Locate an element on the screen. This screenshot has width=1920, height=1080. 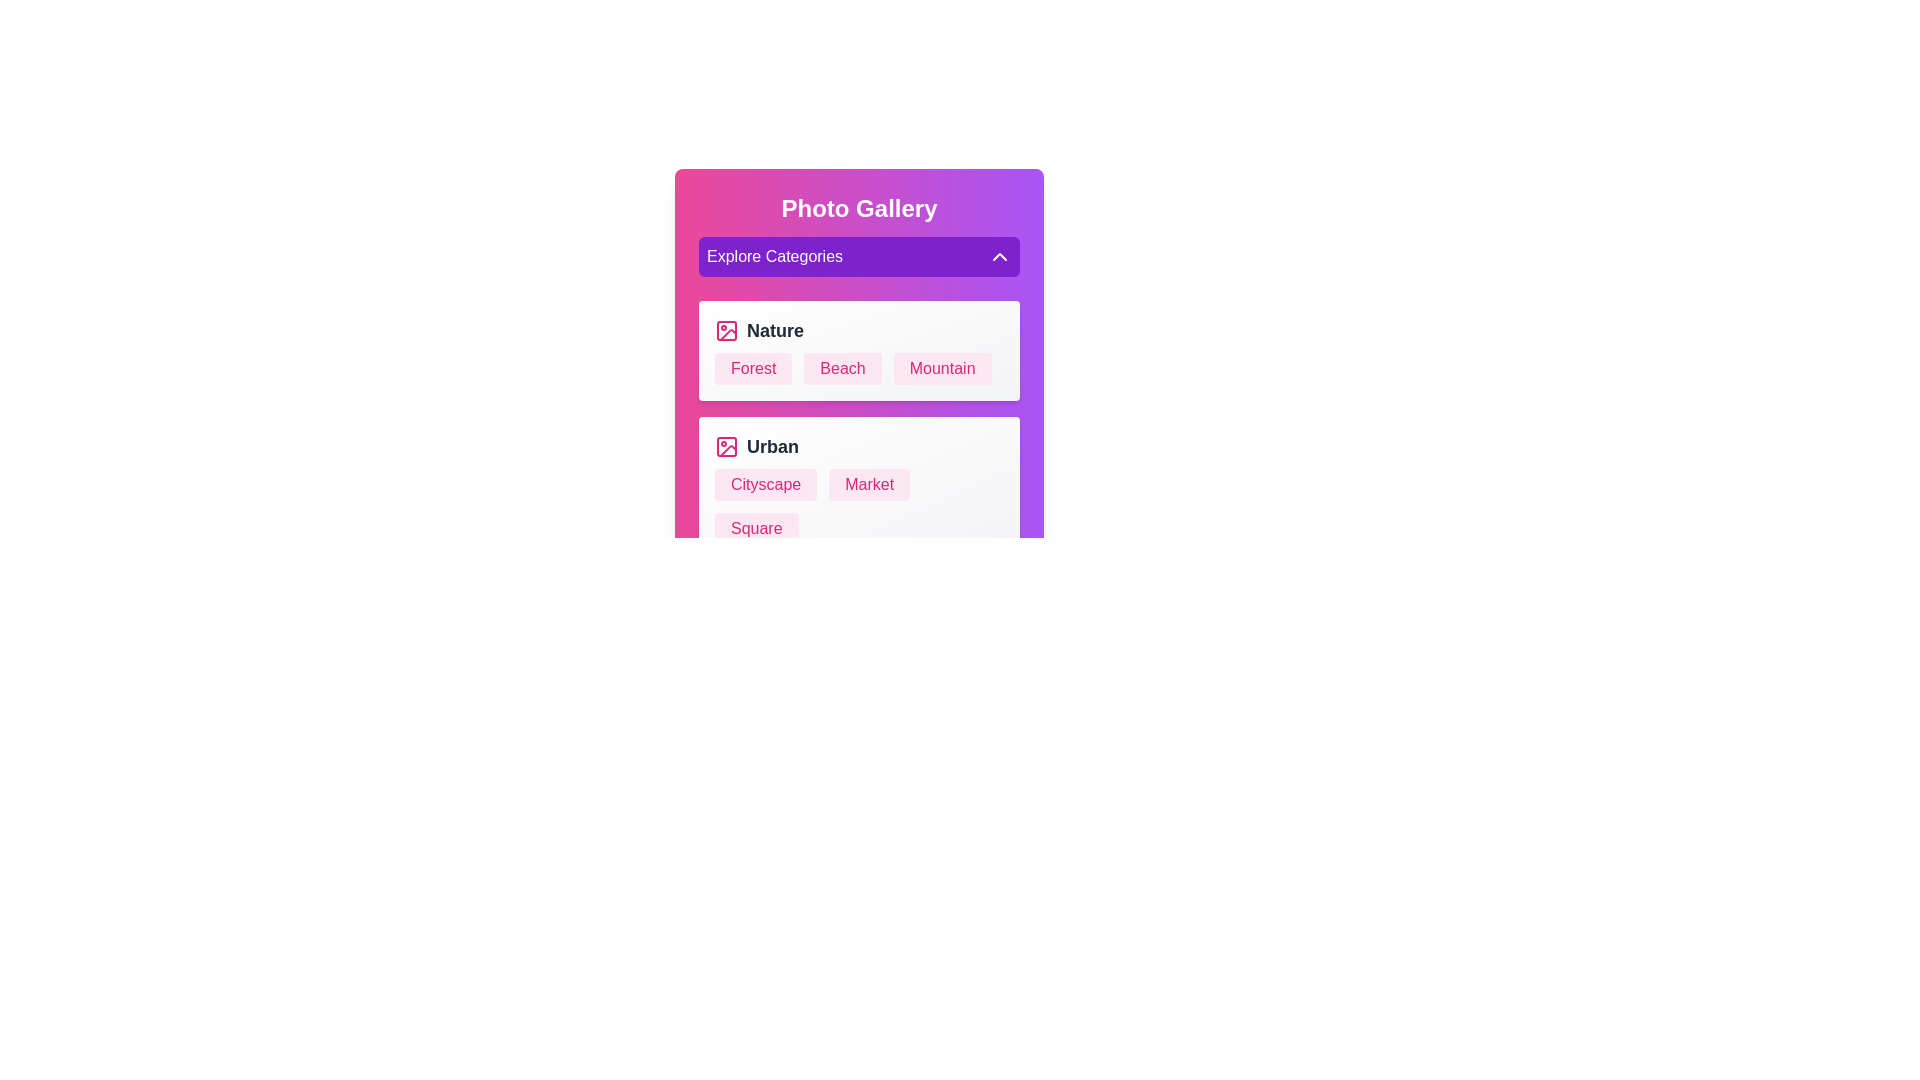
the category Nature to explore it is located at coordinates (859, 330).